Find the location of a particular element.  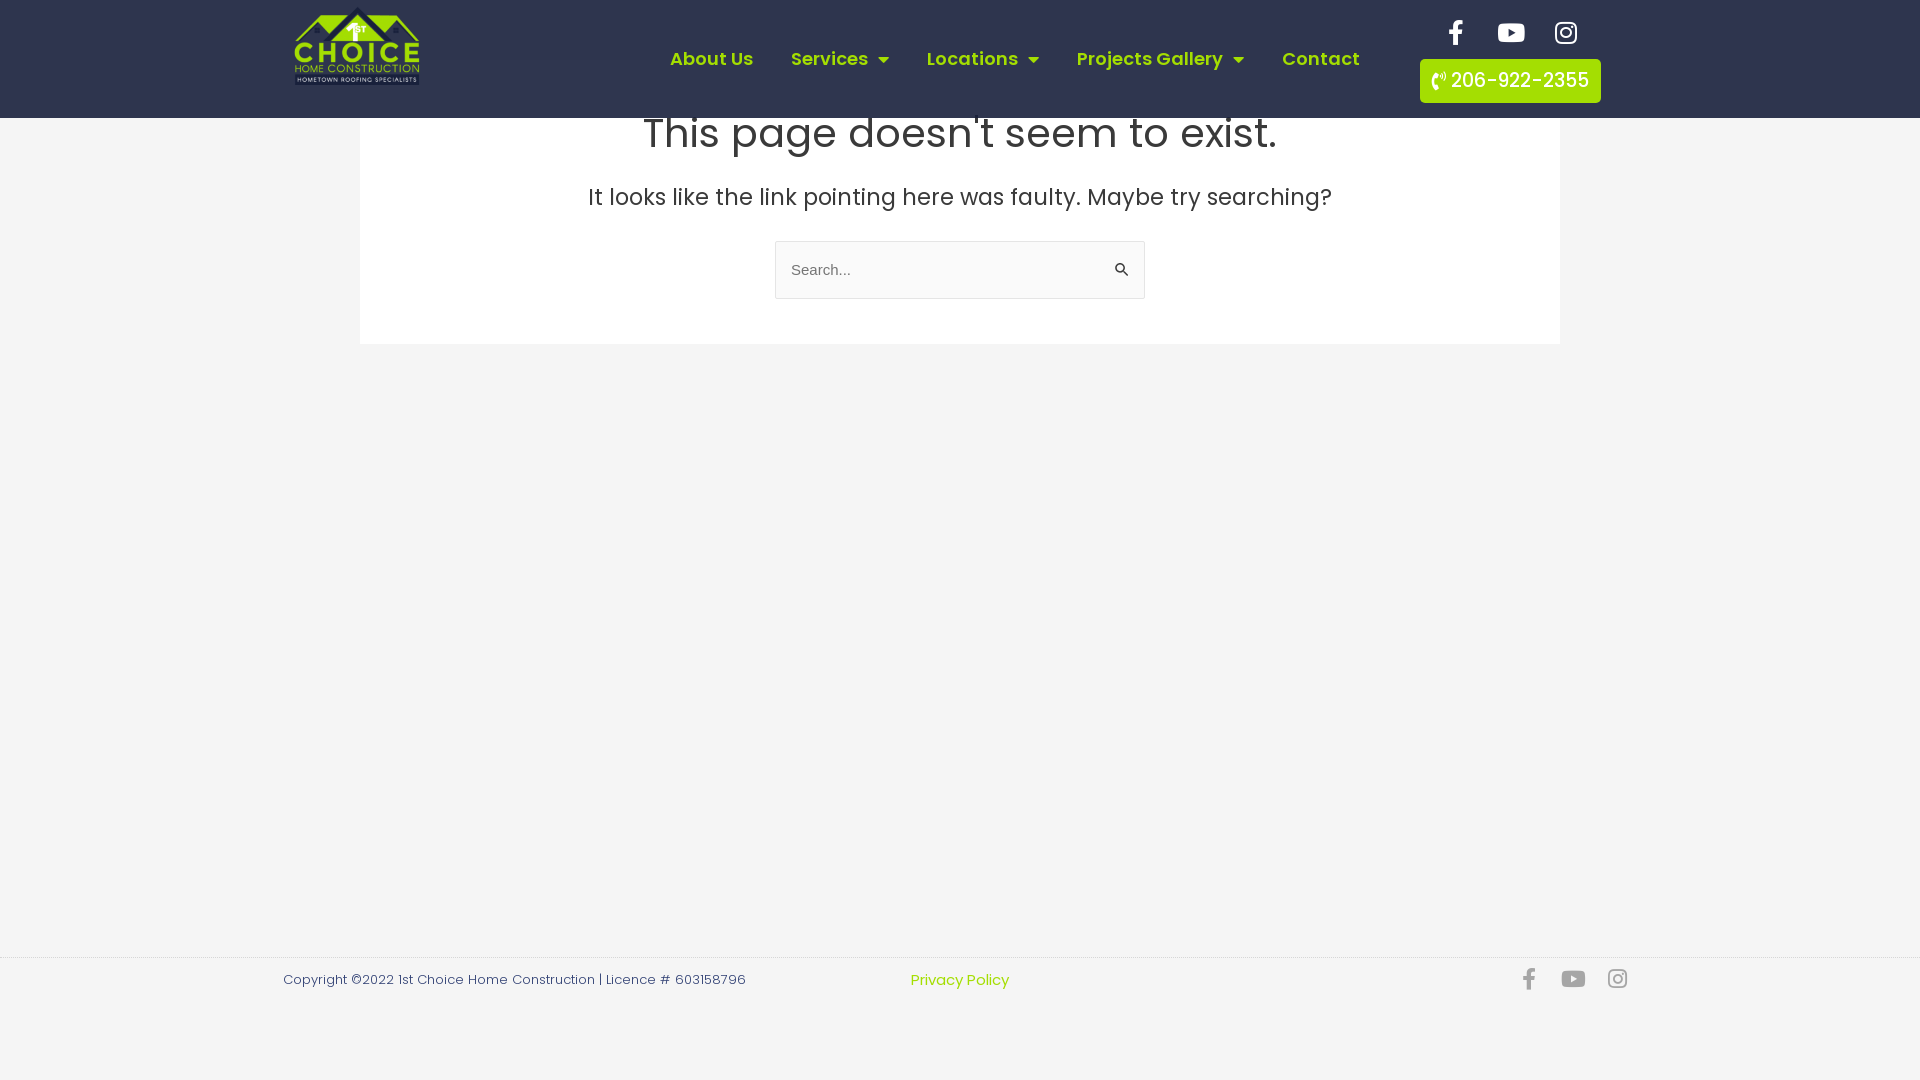

'Youtube' is located at coordinates (1511, 31).